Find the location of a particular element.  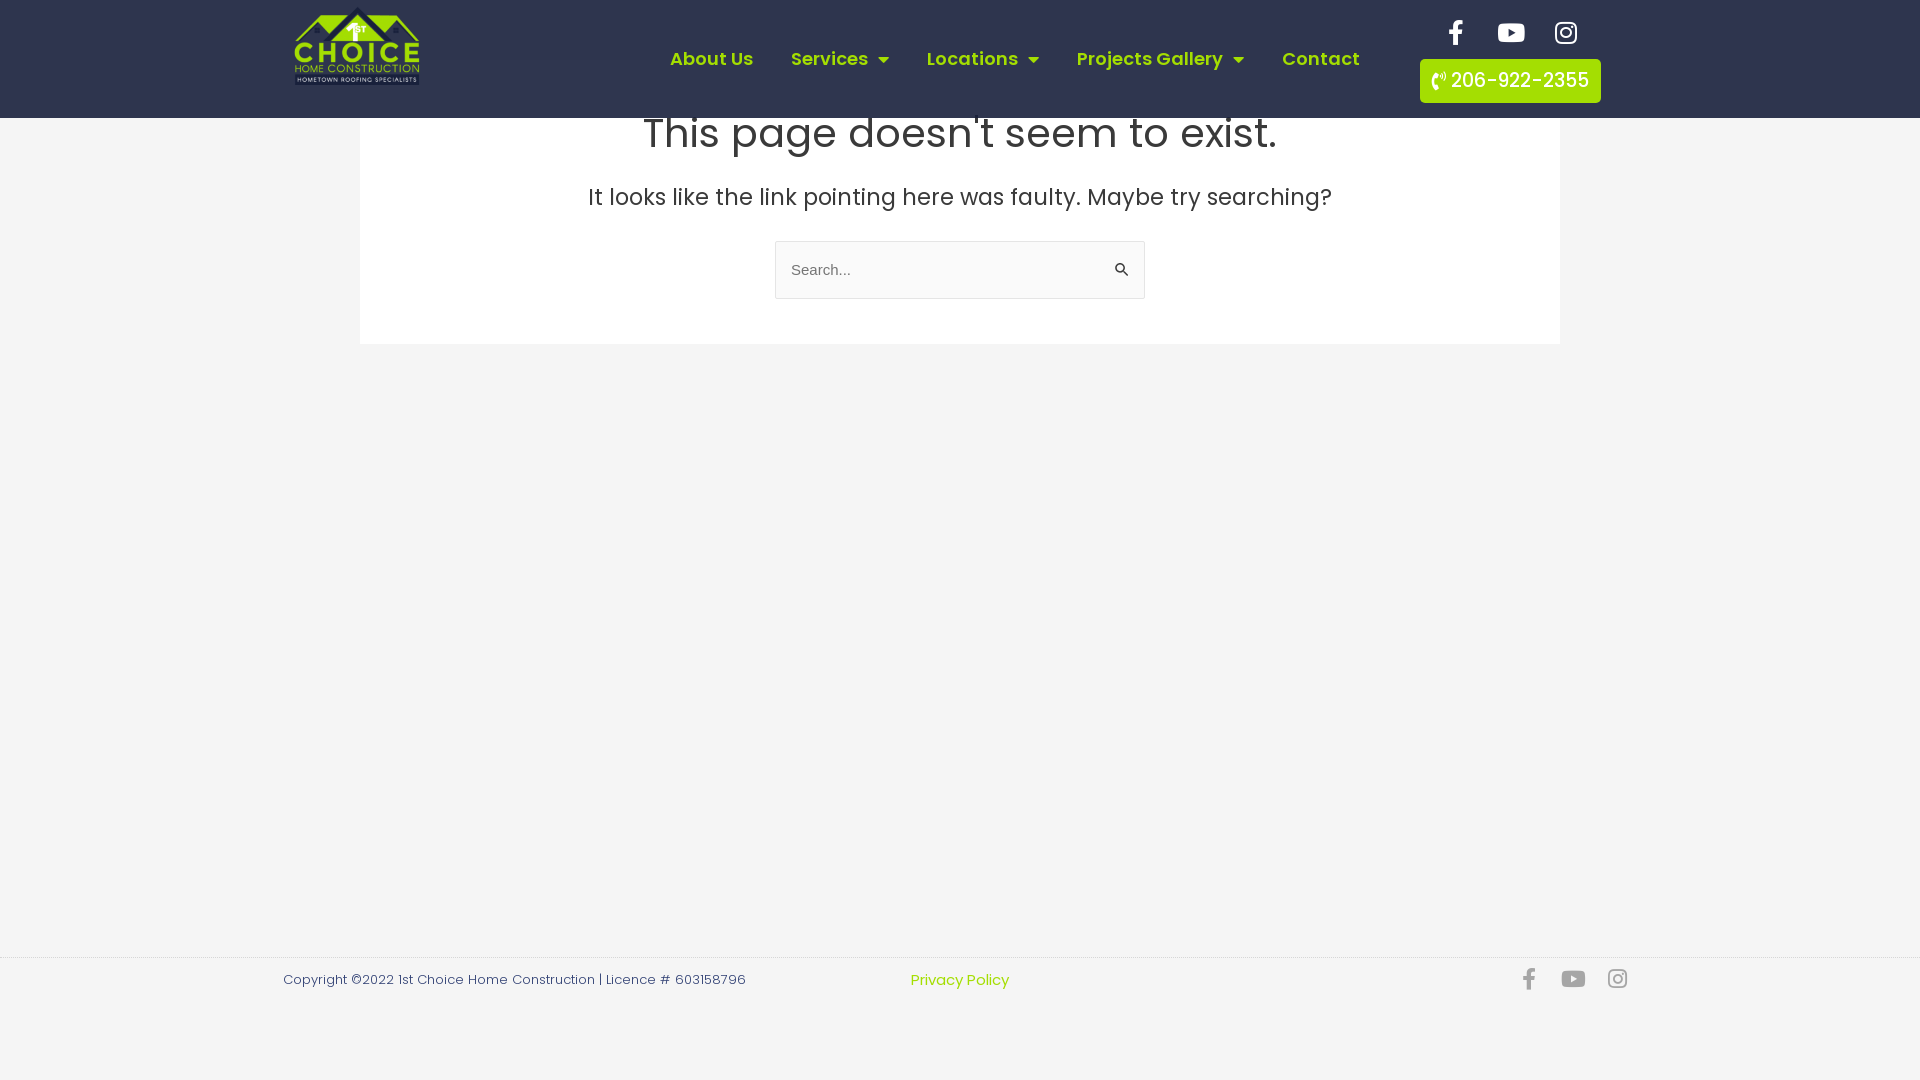

'Youtube' is located at coordinates (1511, 31).